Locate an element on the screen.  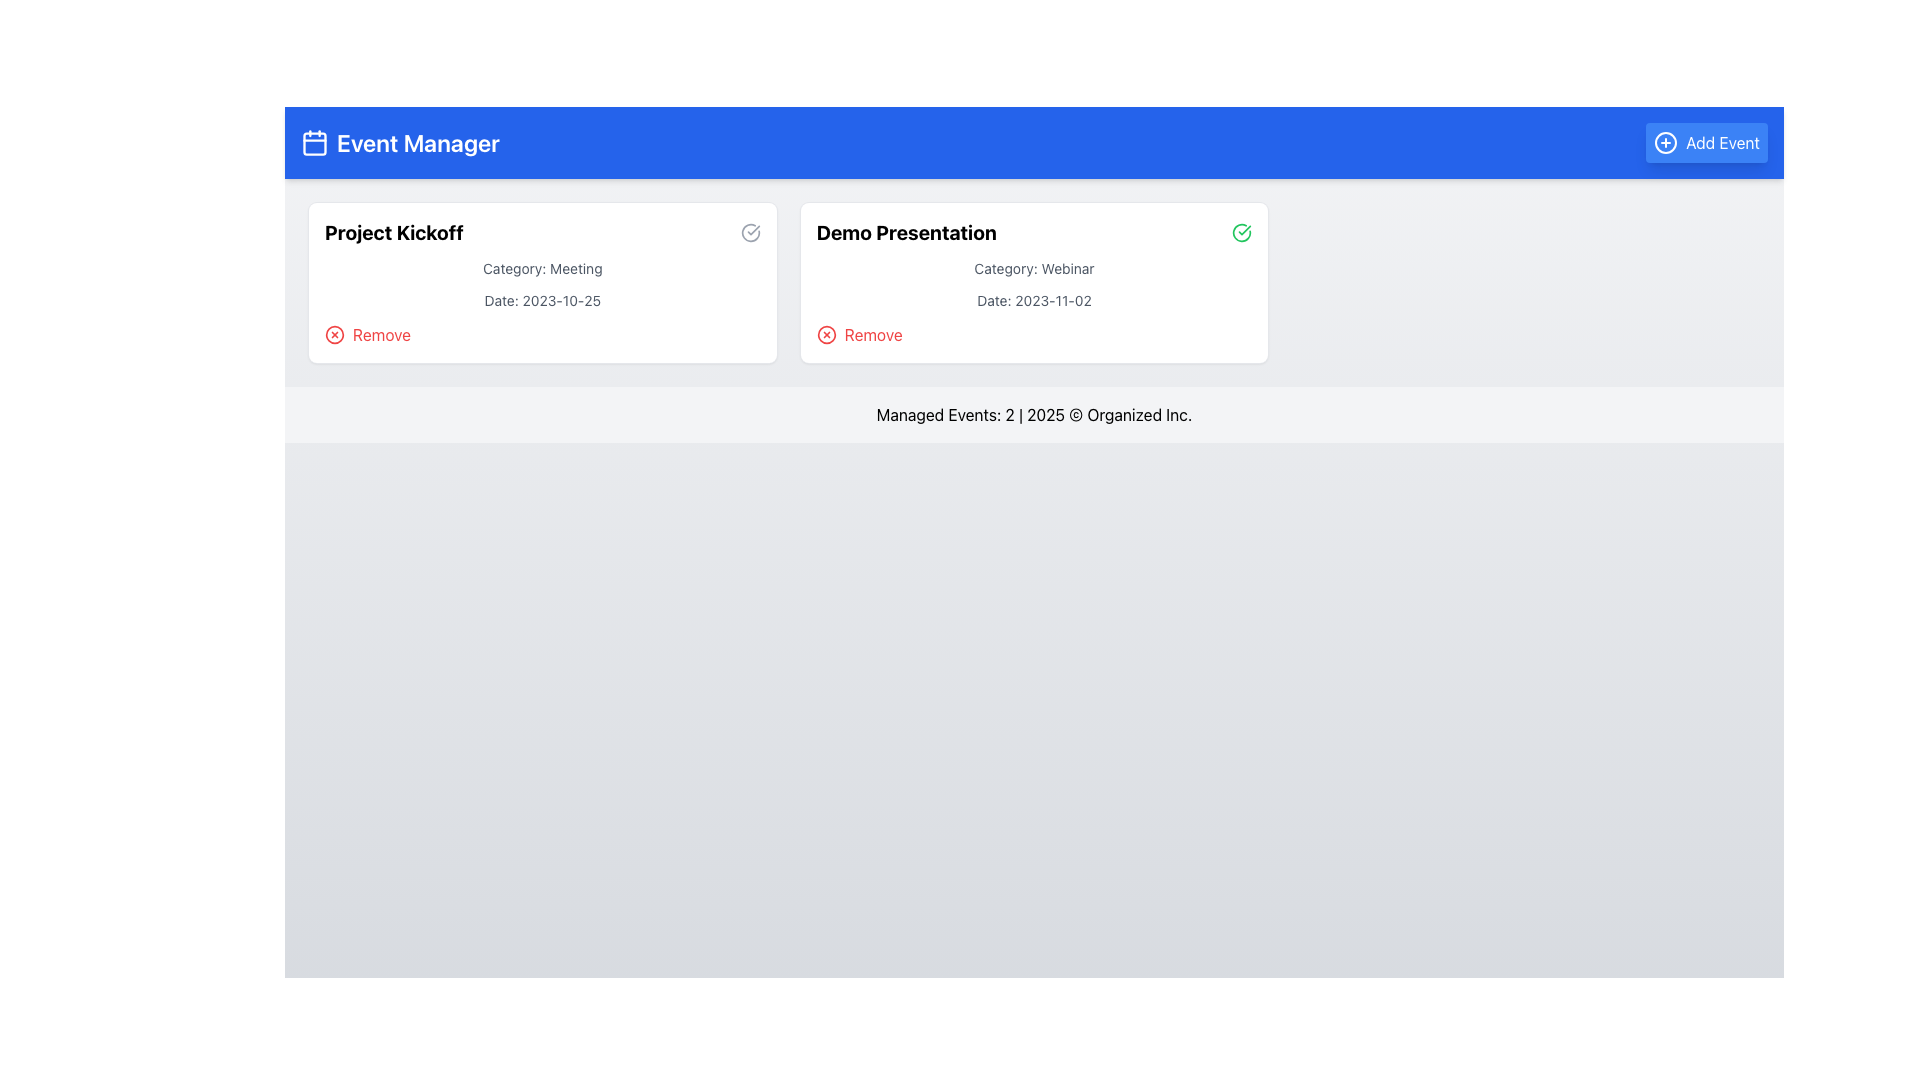
the icon depicting a circle with a checkmark inside is located at coordinates (749, 231).